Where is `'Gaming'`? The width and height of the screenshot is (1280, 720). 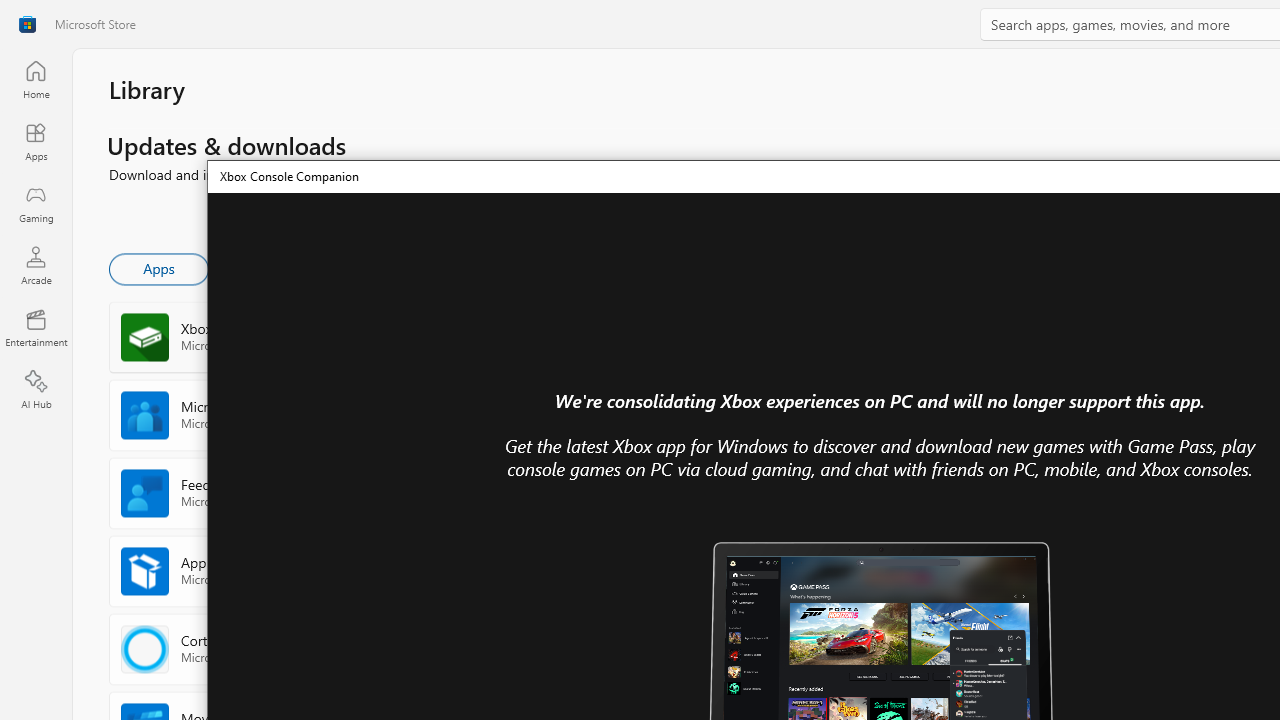 'Gaming' is located at coordinates (35, 203).